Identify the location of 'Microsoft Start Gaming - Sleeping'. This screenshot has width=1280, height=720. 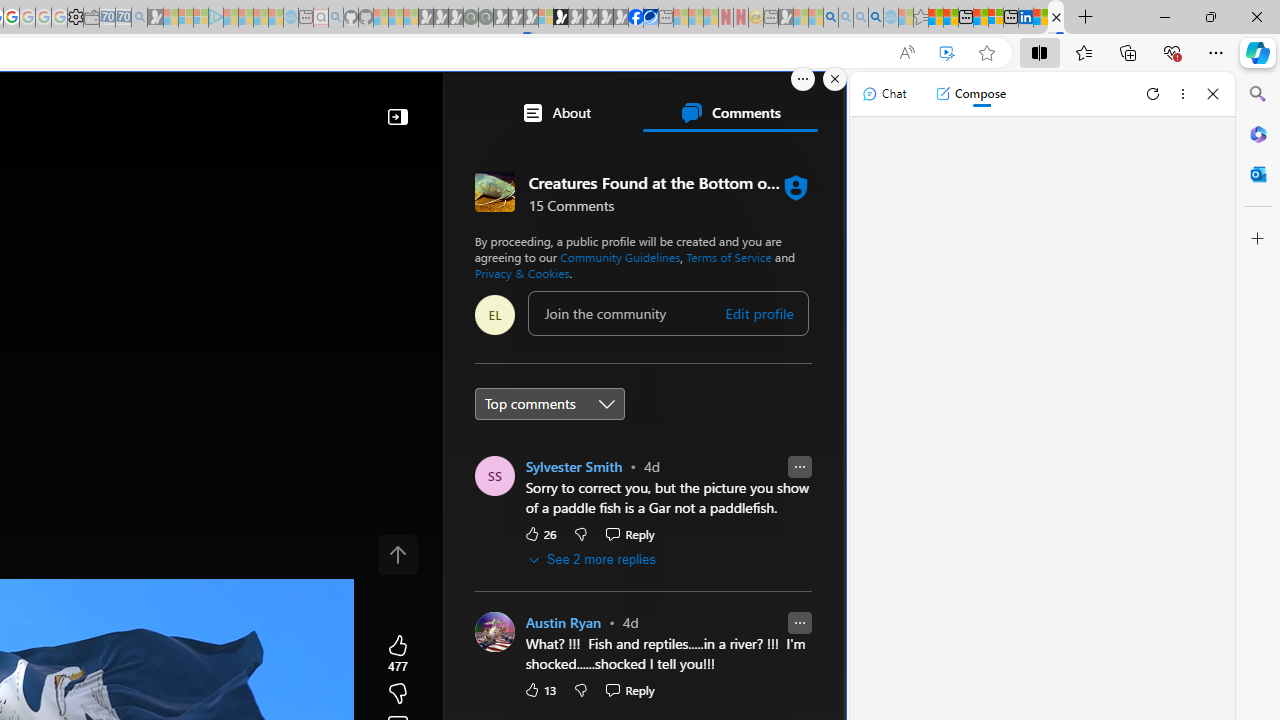
(154, 17).